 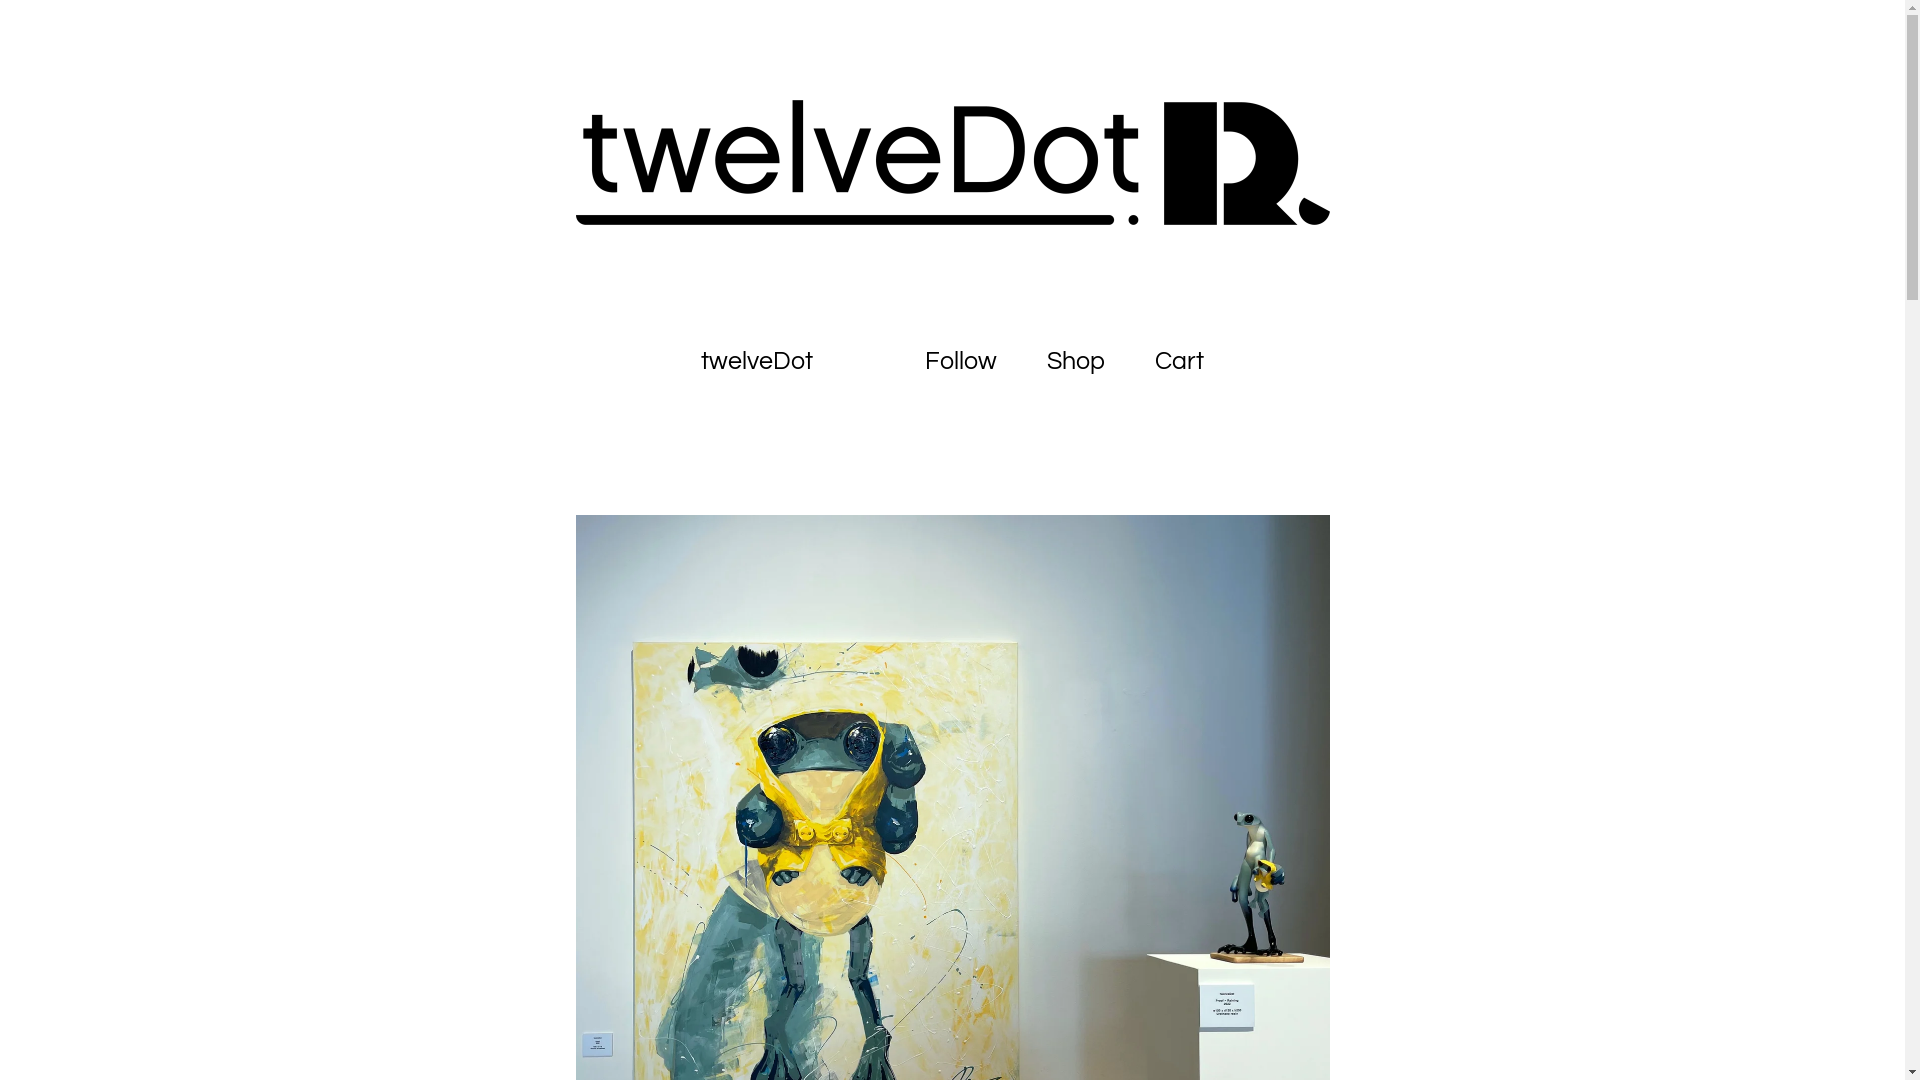 I want to click on 'Follow', so click(x=960, y=361).